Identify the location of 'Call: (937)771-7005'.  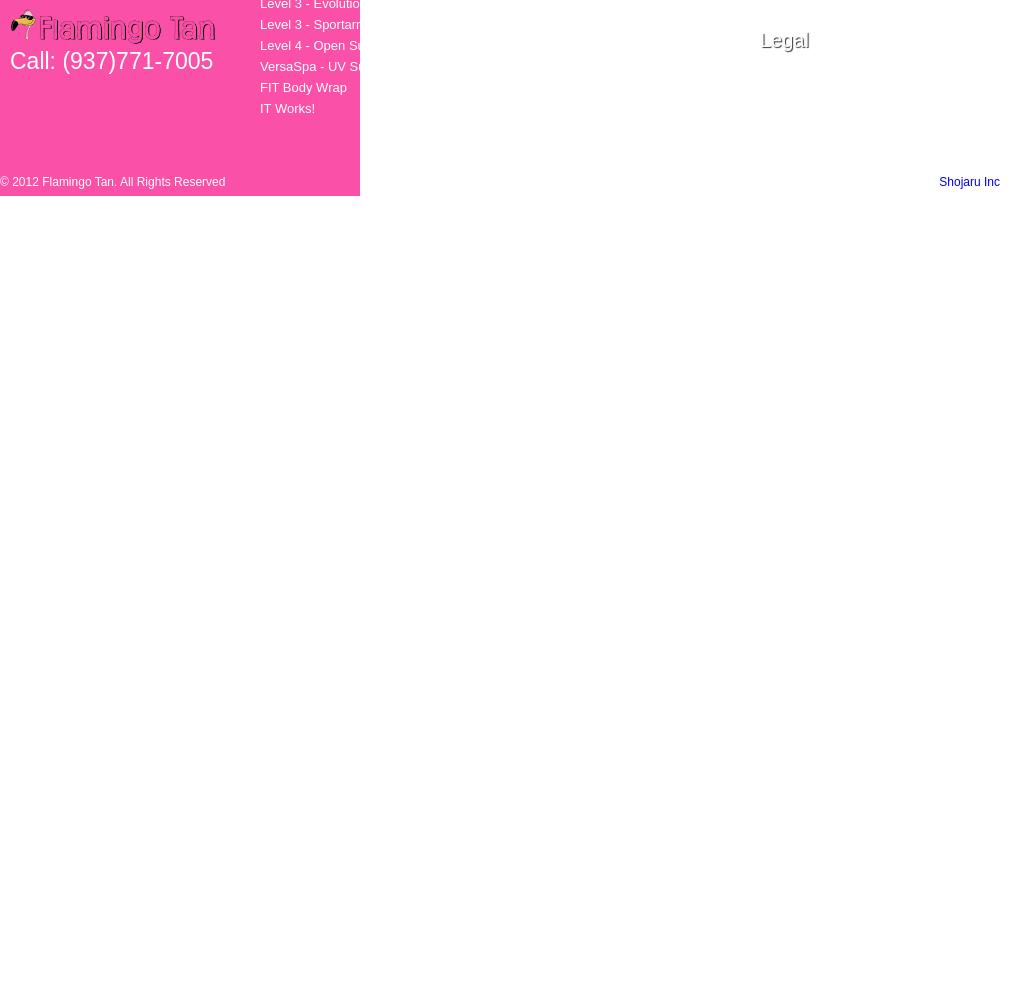
(110, 61).